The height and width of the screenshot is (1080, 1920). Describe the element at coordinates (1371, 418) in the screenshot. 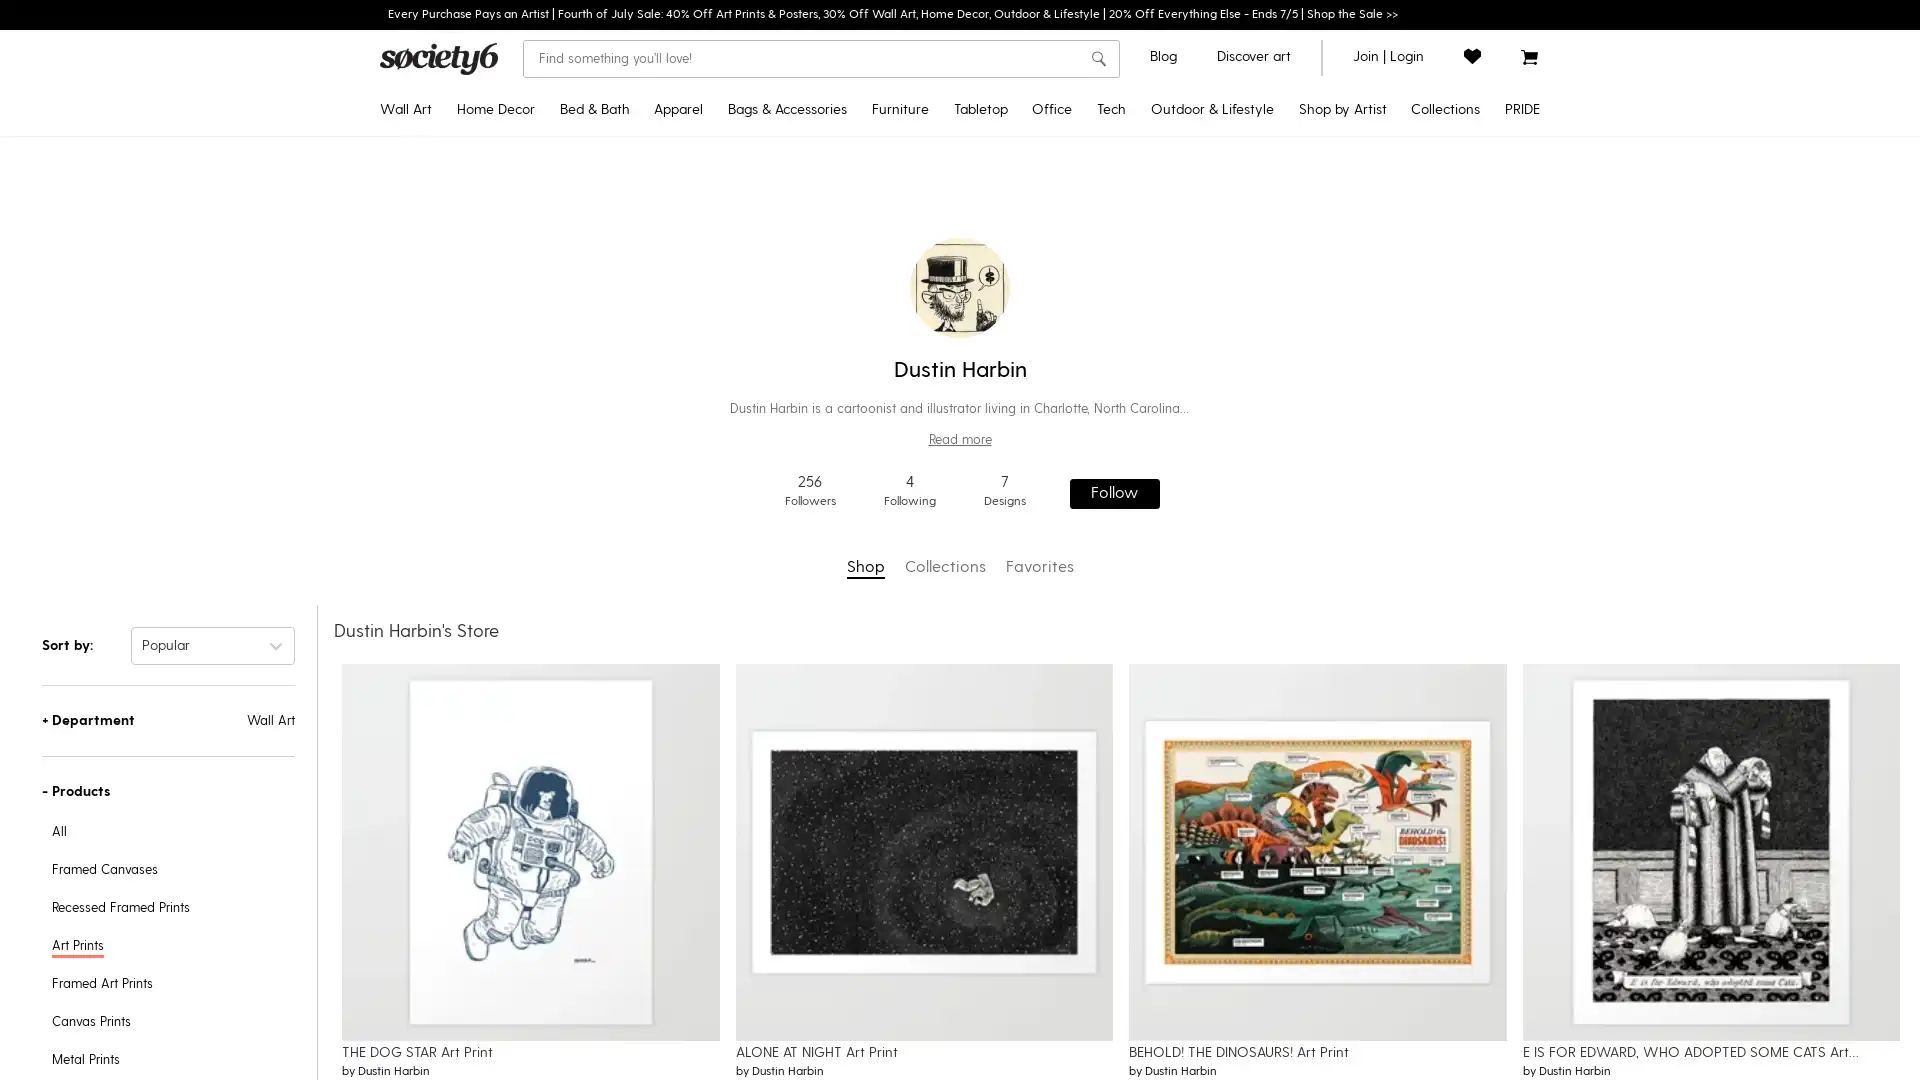

I see `Portraiture` at that location.